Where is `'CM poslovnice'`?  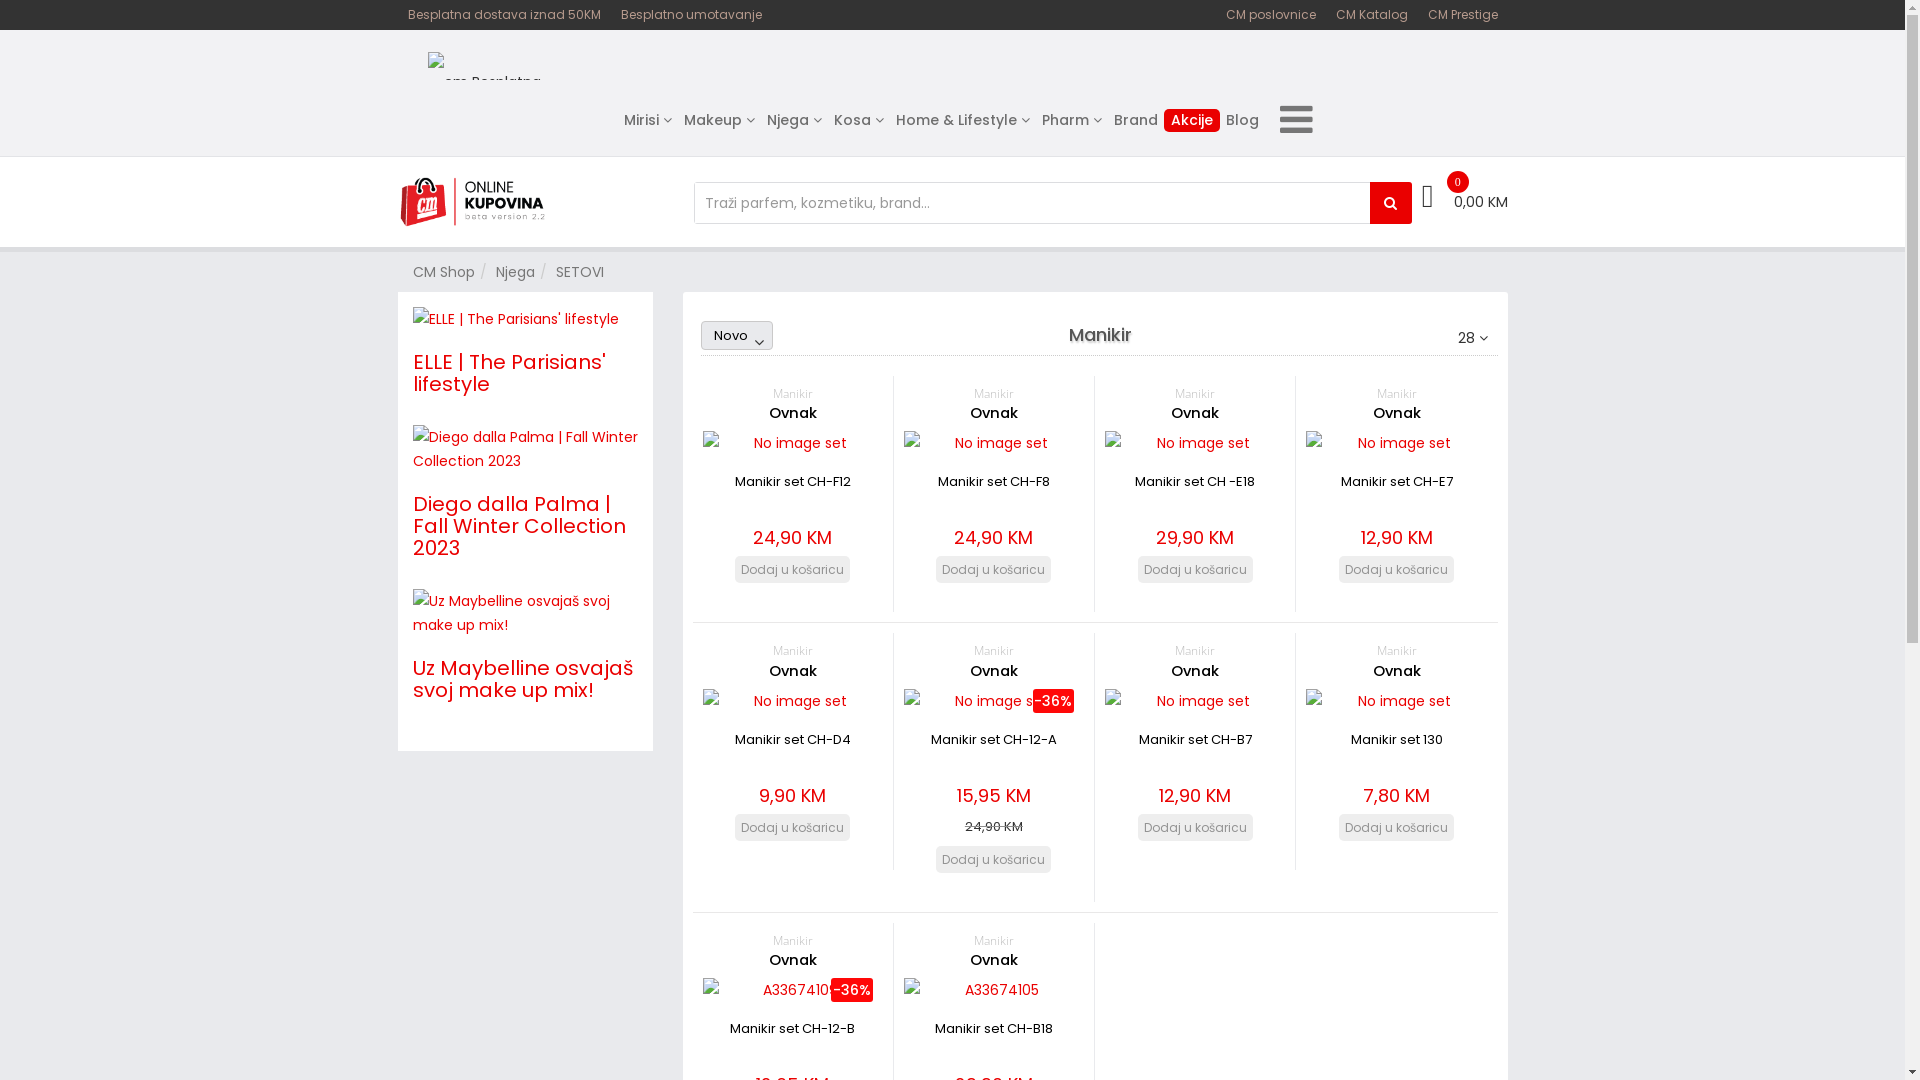
'CM poslovnice' is located at coordinates (1270, 15).